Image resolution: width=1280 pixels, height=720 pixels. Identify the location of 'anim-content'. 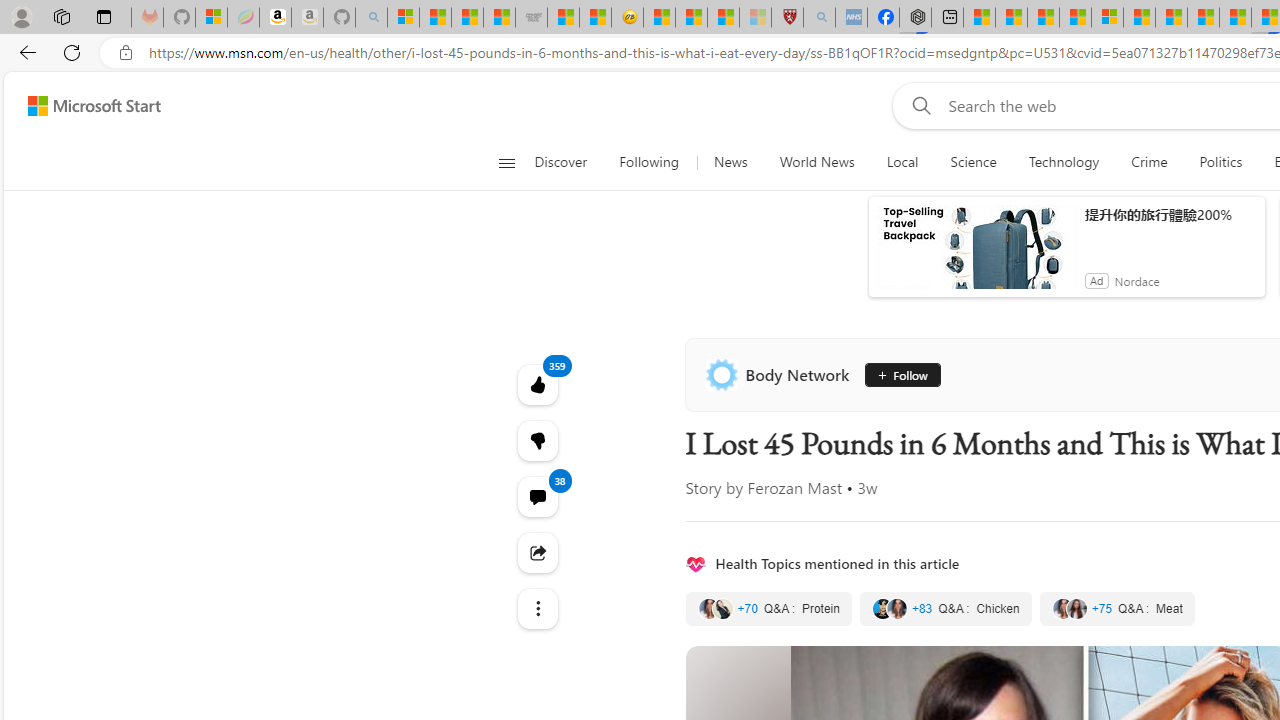
(976, 254).